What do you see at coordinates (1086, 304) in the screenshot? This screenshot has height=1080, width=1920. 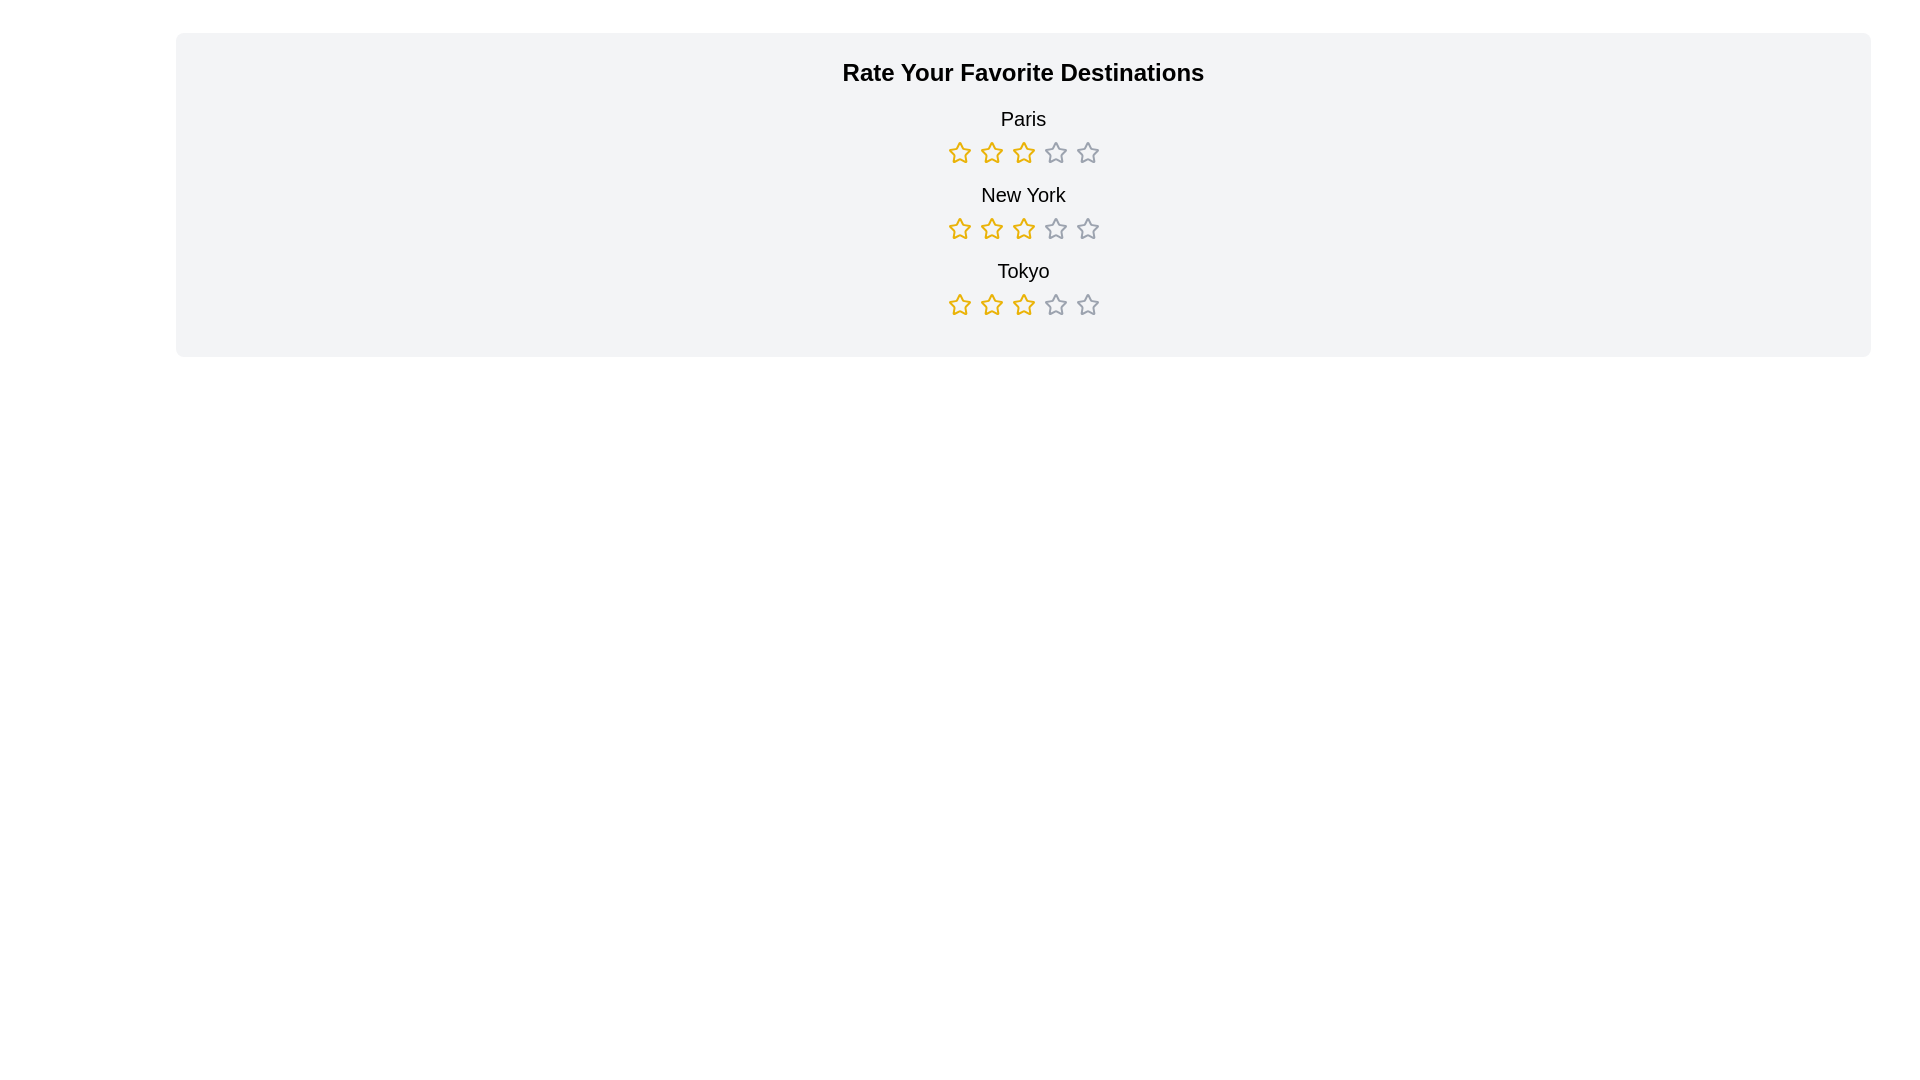 I see `the fifth rating star icon located under the label 'Tokyo'` at bounding box center [1086, 304].